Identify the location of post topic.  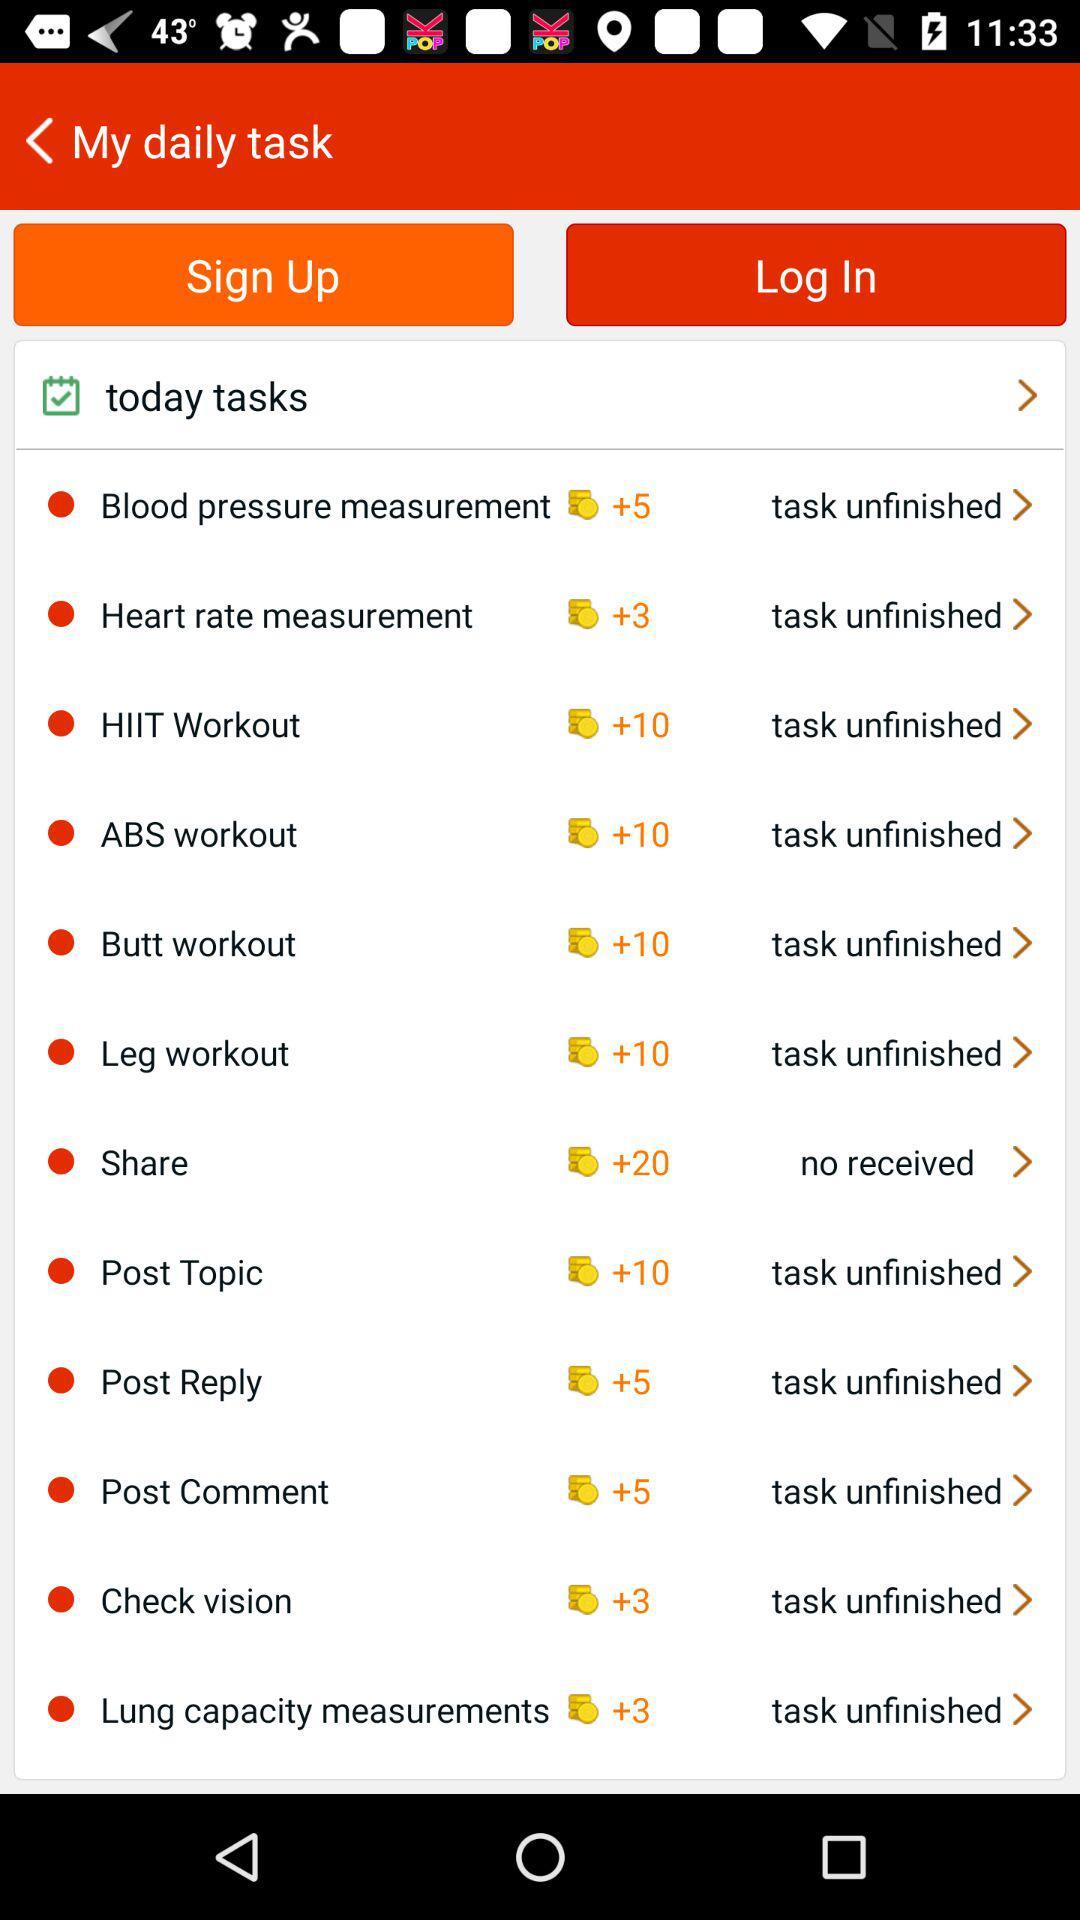
(60, 1269).